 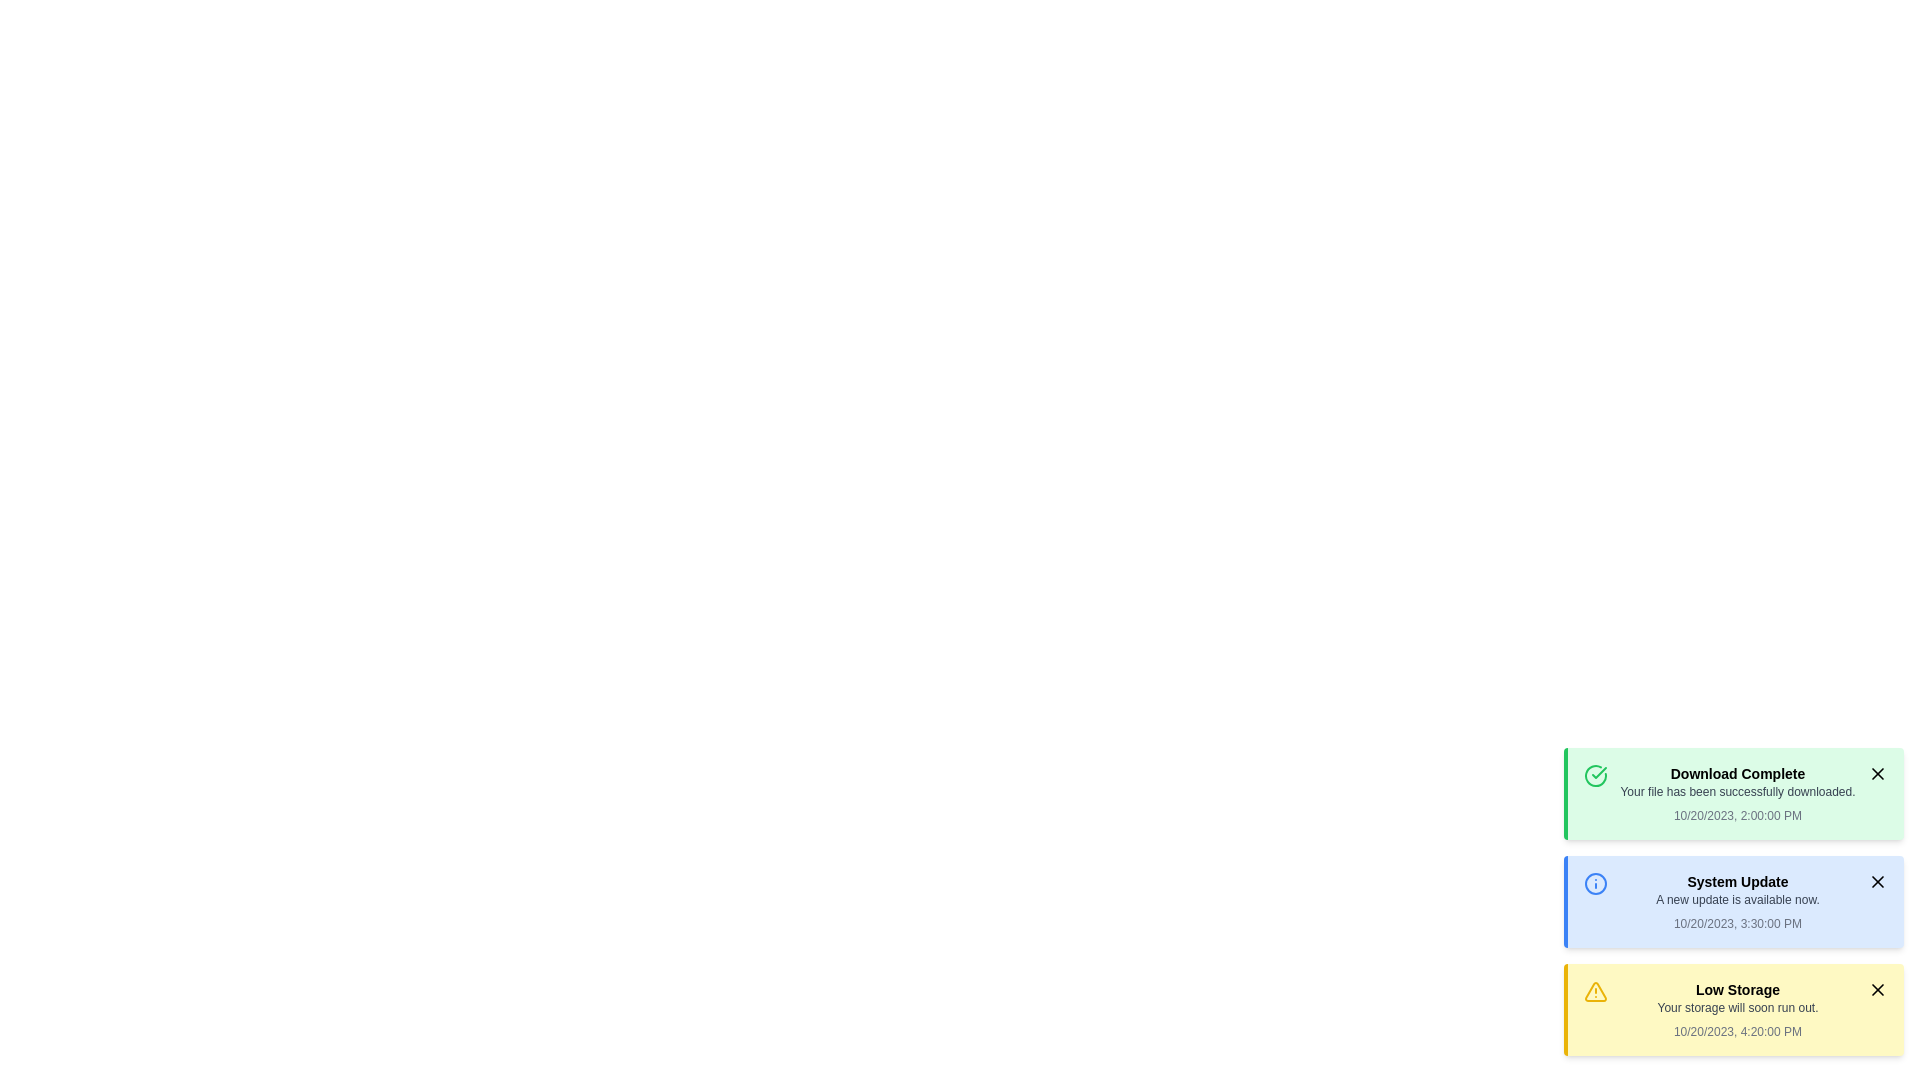 I want to click on the downward-pointing triangular icon with a yellow fill and outline, located within the 'Low Storage' notification box, so click(x=1594, y=991).